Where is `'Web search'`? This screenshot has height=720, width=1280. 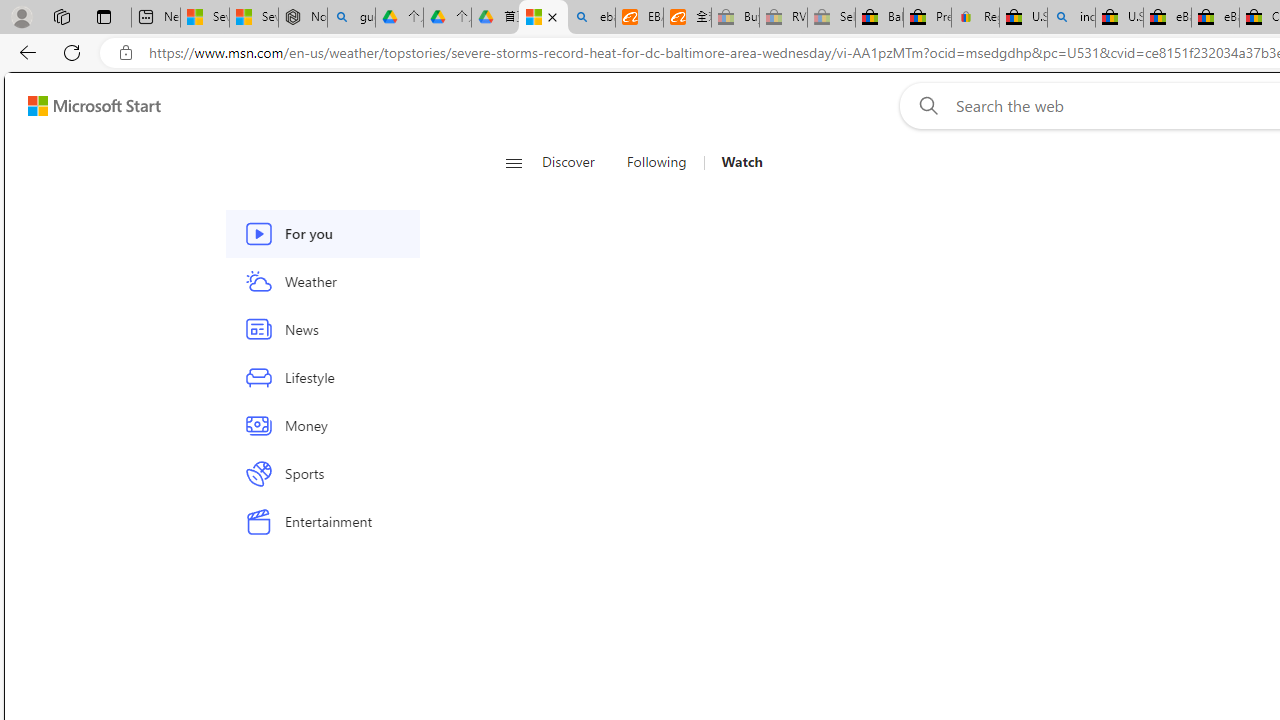
'Web search' is located at coordinates (923, 105).